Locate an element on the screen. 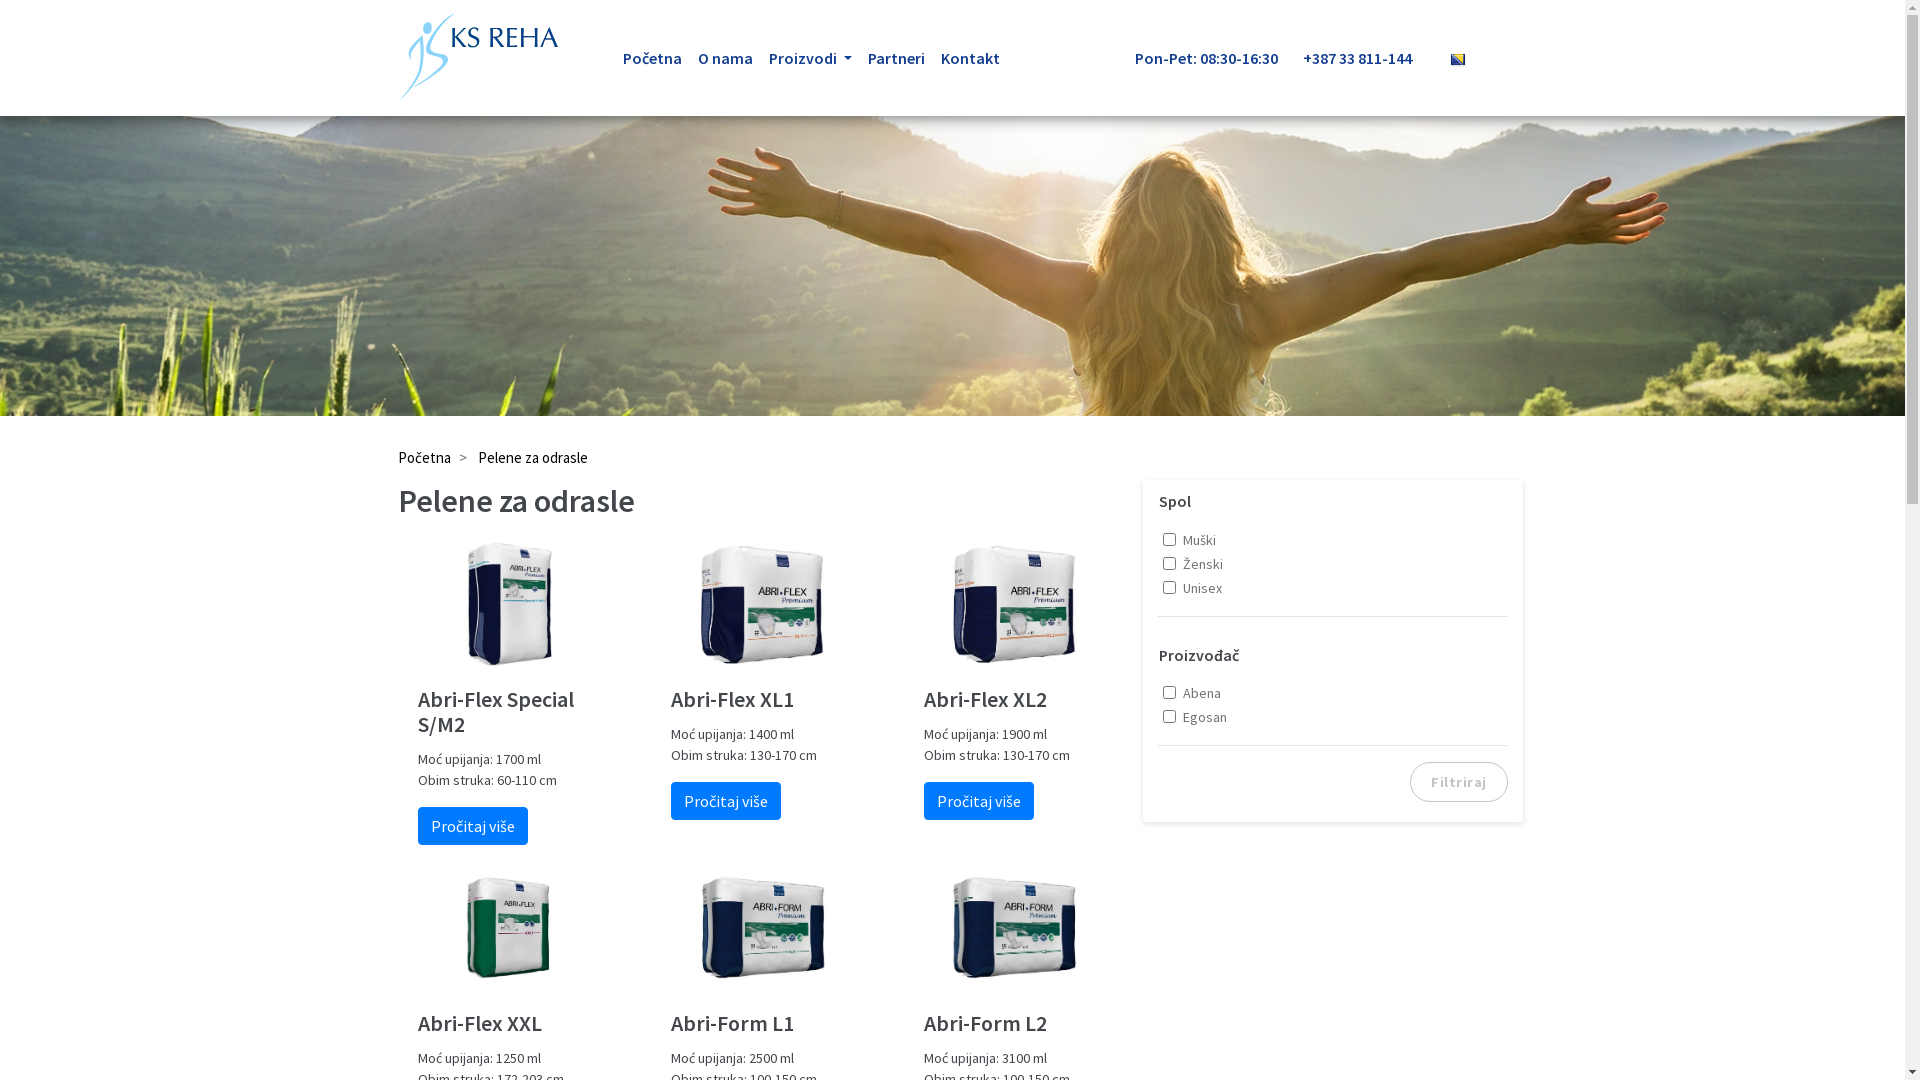  'Proizvodi' is located at coordinates (809, 56).